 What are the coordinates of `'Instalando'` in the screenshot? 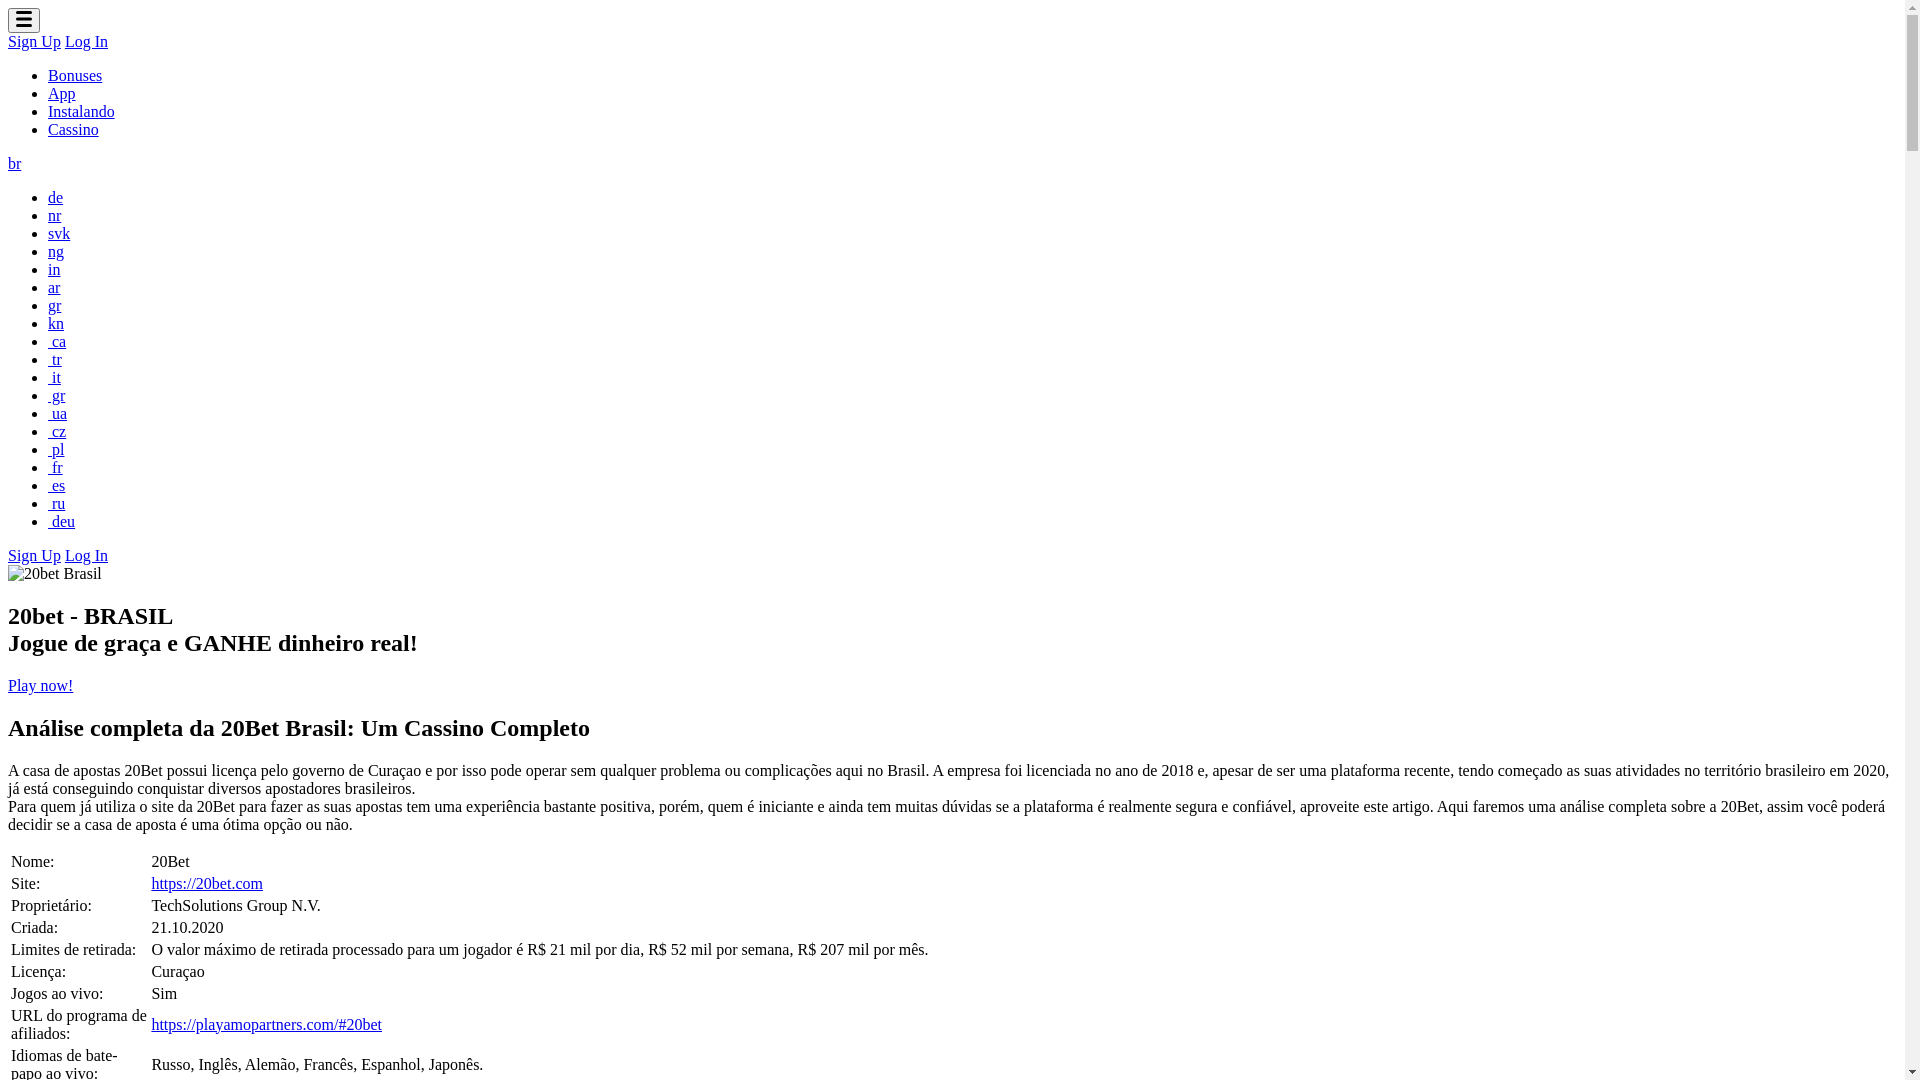 It's located at (48, 111).